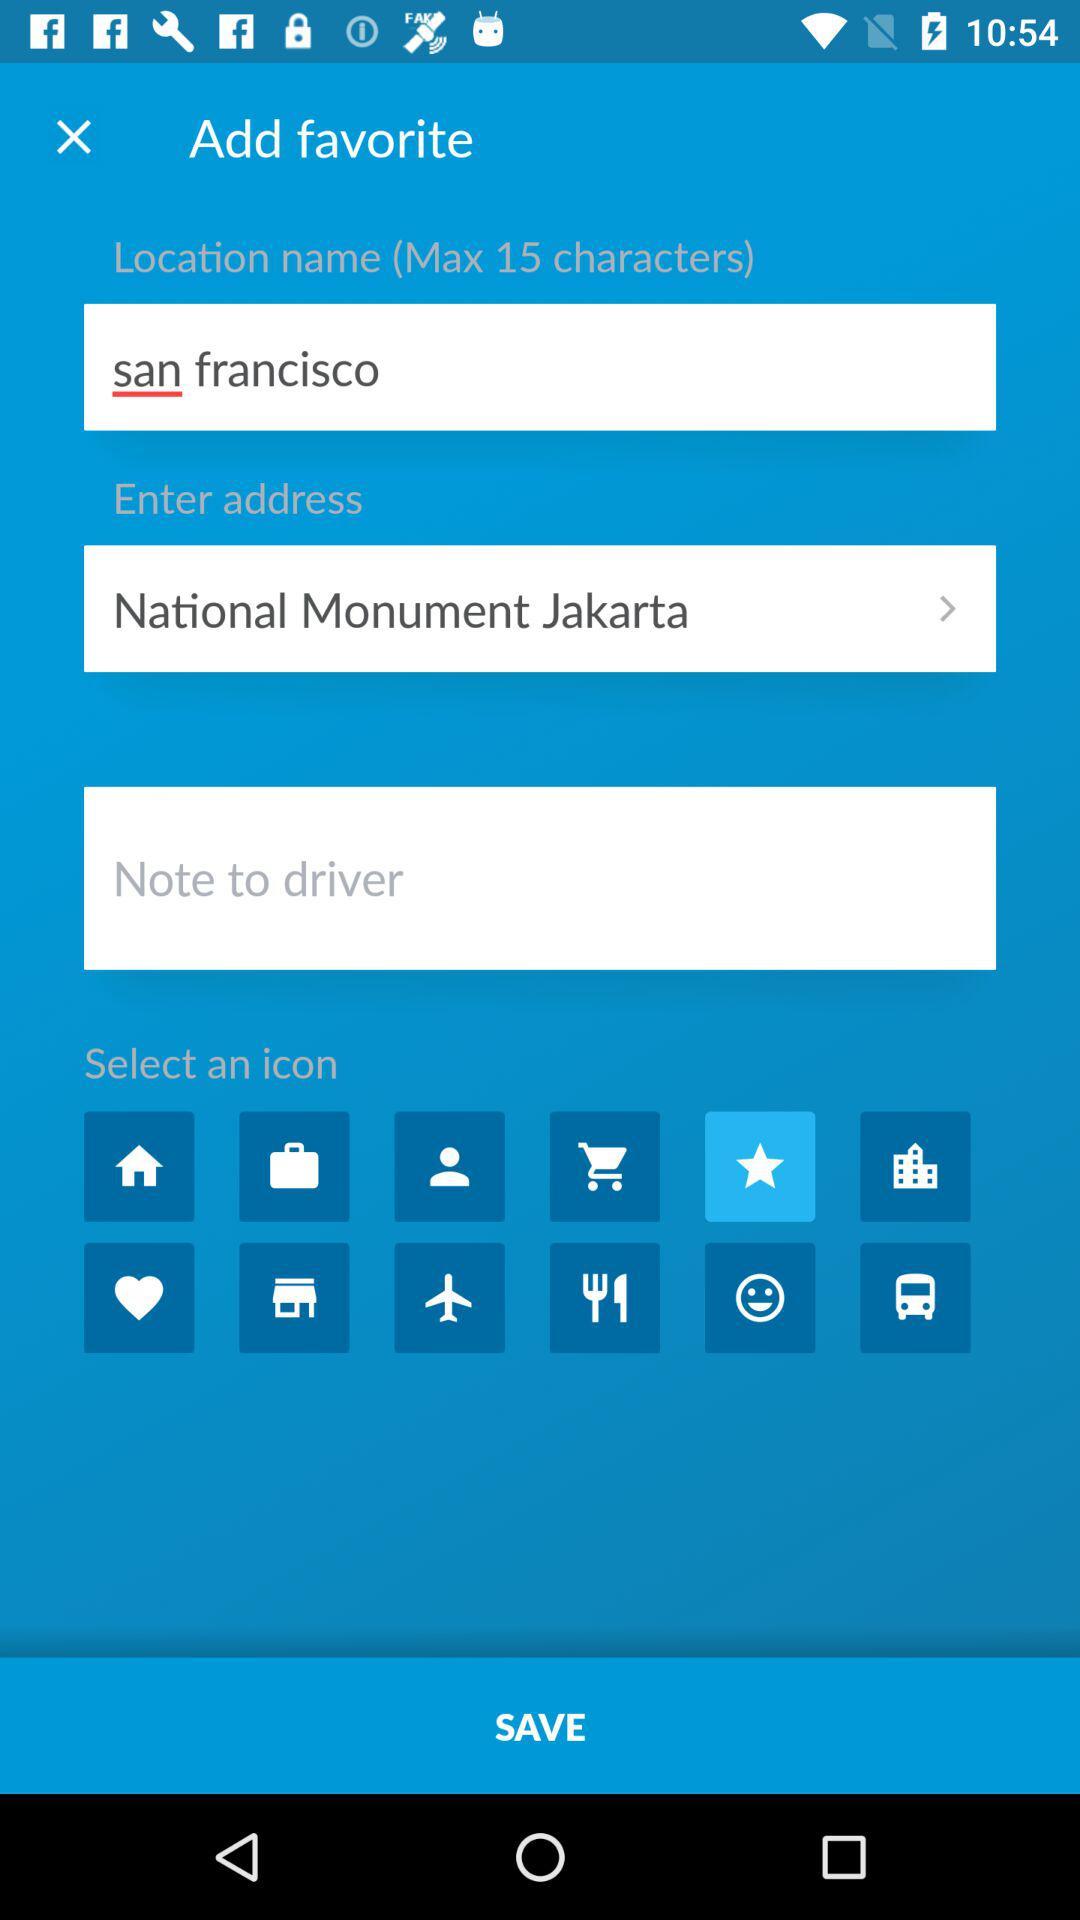 This screenshot has height=1920, width=1080. I want to click on the page, so click(72, 135).